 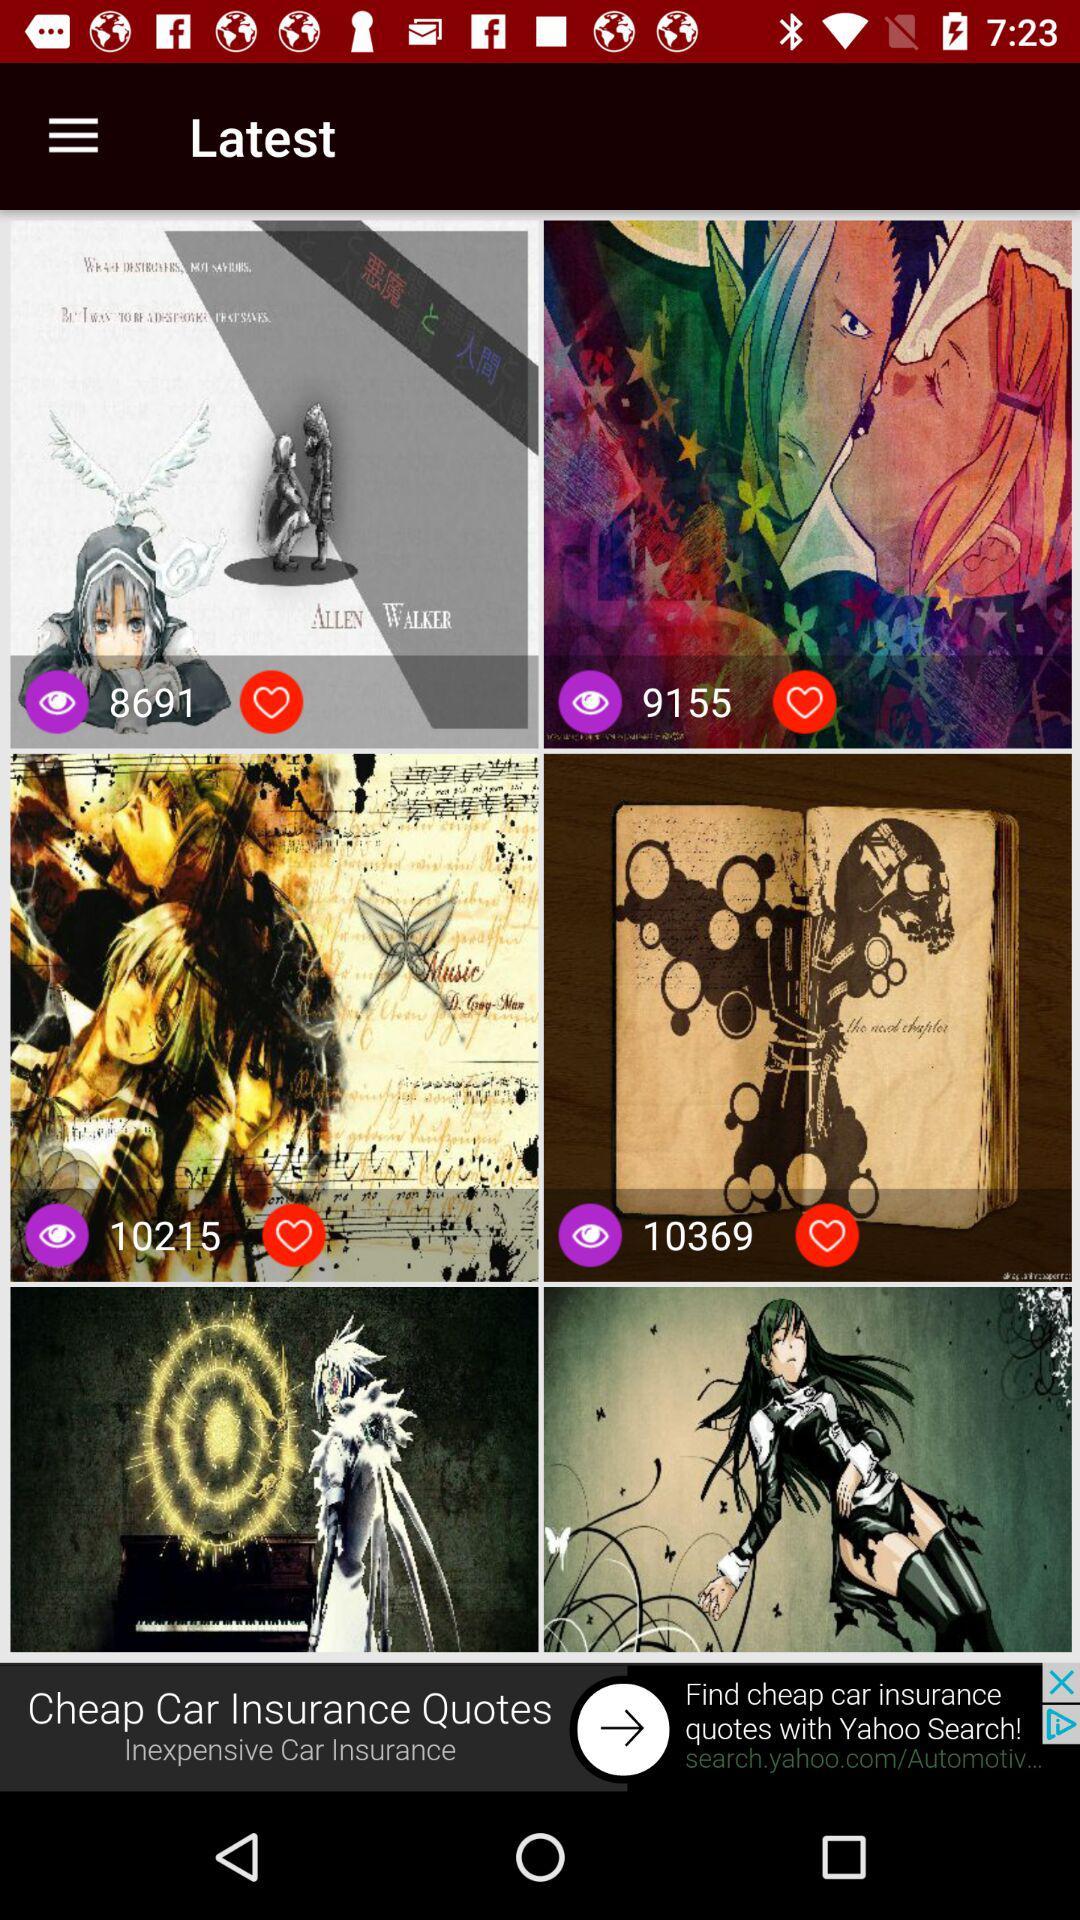 What do you see at coordinates (806, 1017) in the screenshot?
I see `fourth image` at bounding box center [806, 1017].